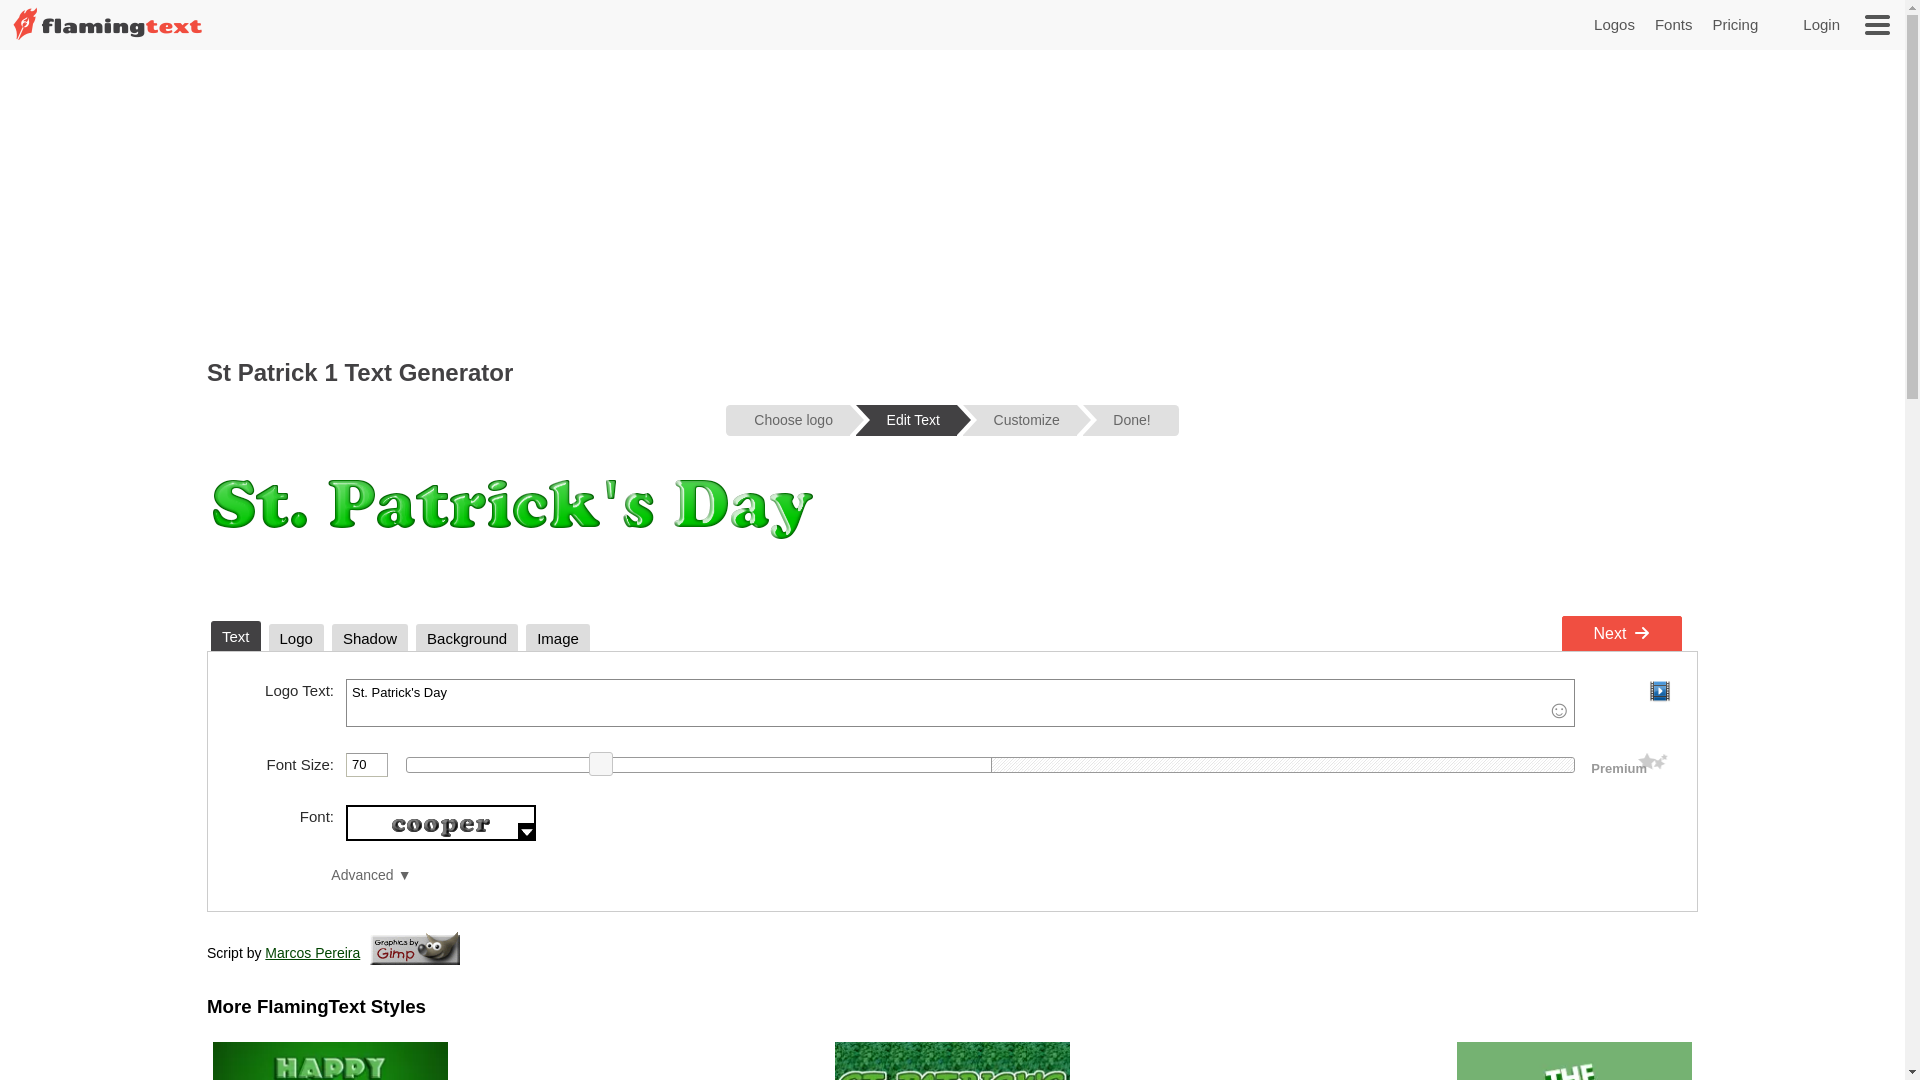 The height and width of the screenshot is (1080, 1920). What do you see at coordinates (1614, 24) in the screenshot?
I see `'Logos'` at bounding box center [1614, 24].